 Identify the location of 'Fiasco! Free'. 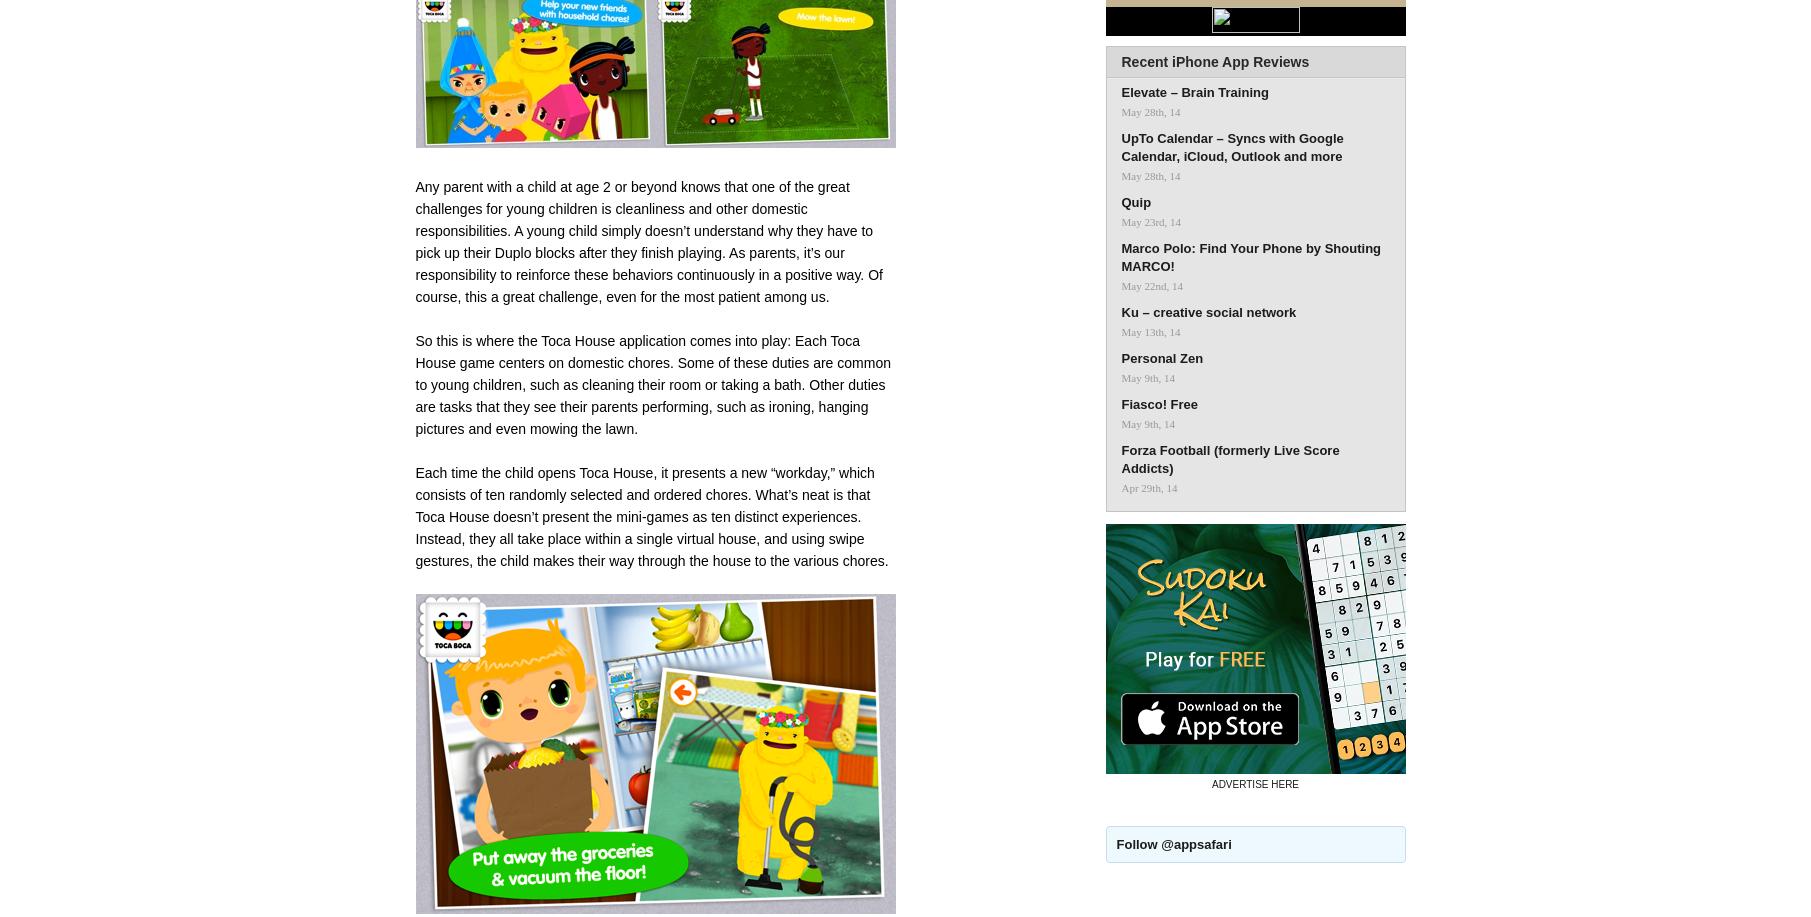
(1158, 404).